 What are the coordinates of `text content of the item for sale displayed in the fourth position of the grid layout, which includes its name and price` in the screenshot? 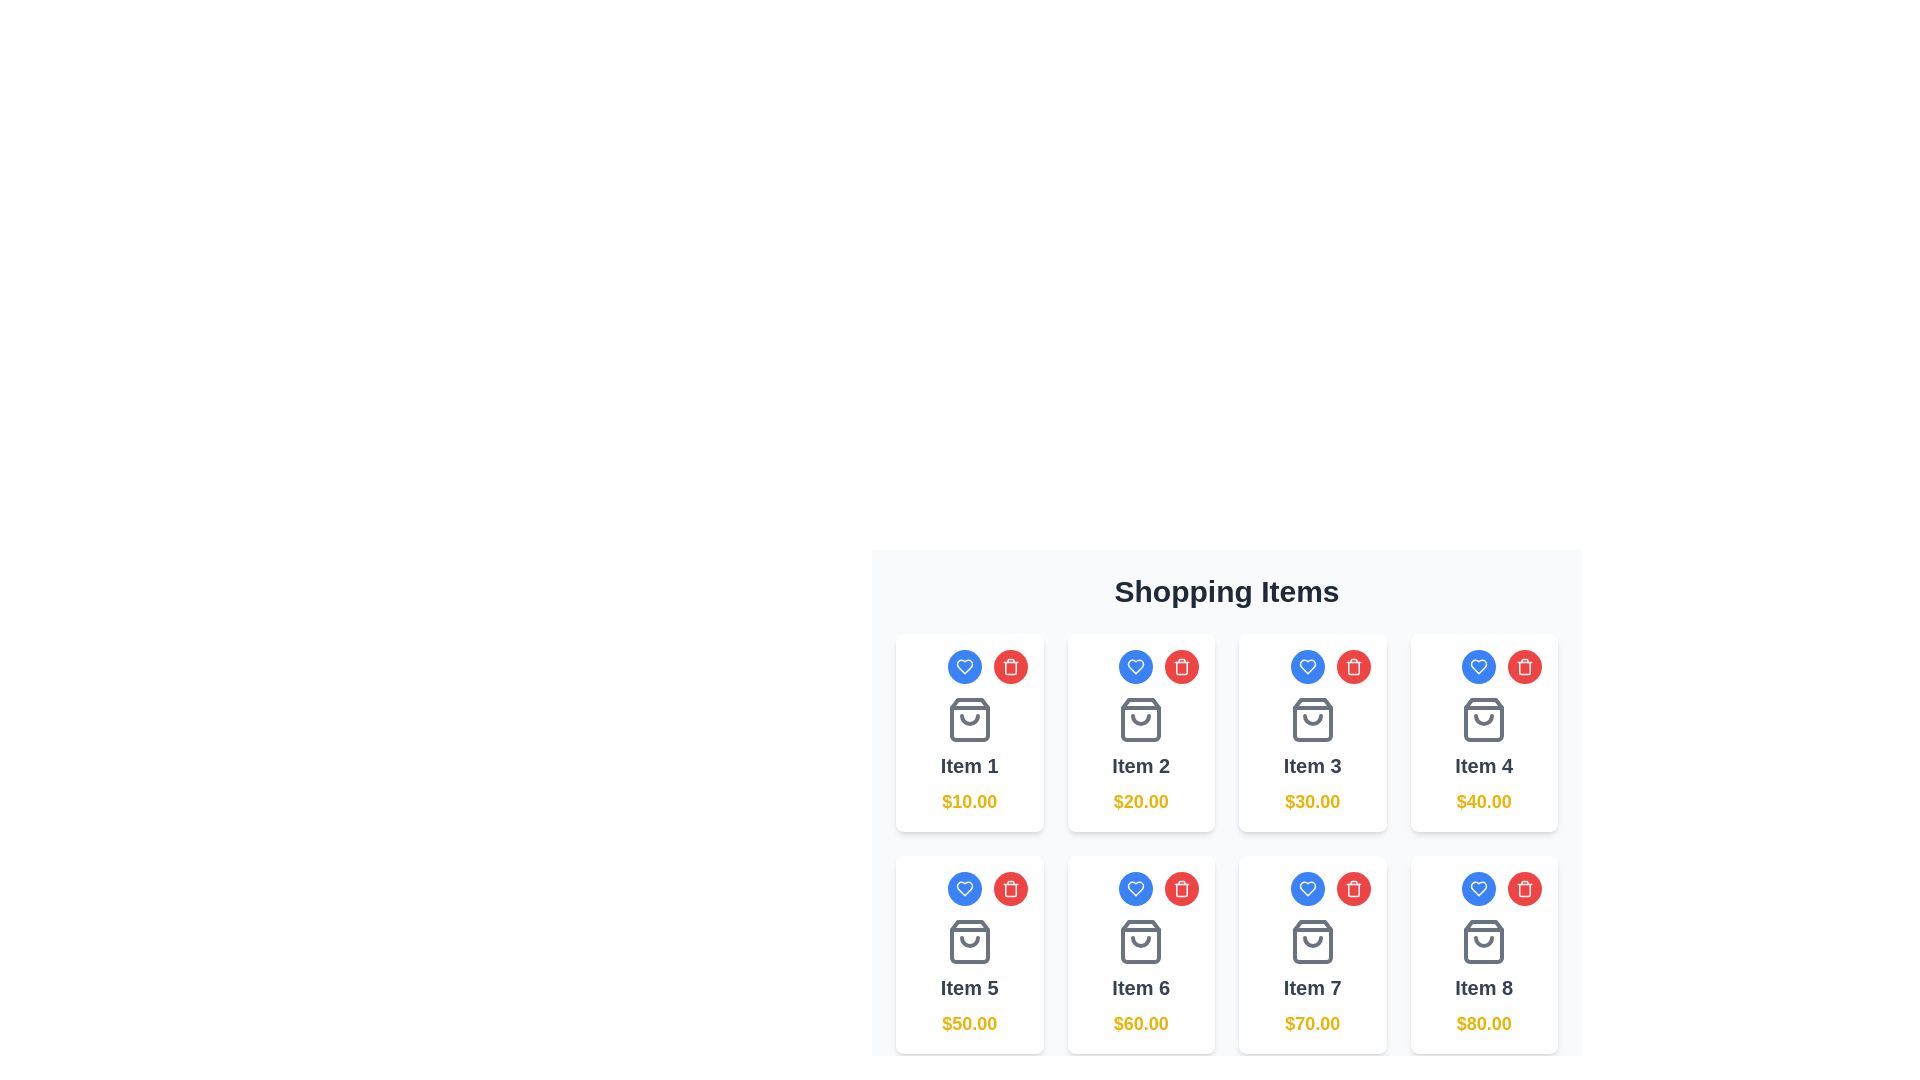 It's located at (1484, 756).